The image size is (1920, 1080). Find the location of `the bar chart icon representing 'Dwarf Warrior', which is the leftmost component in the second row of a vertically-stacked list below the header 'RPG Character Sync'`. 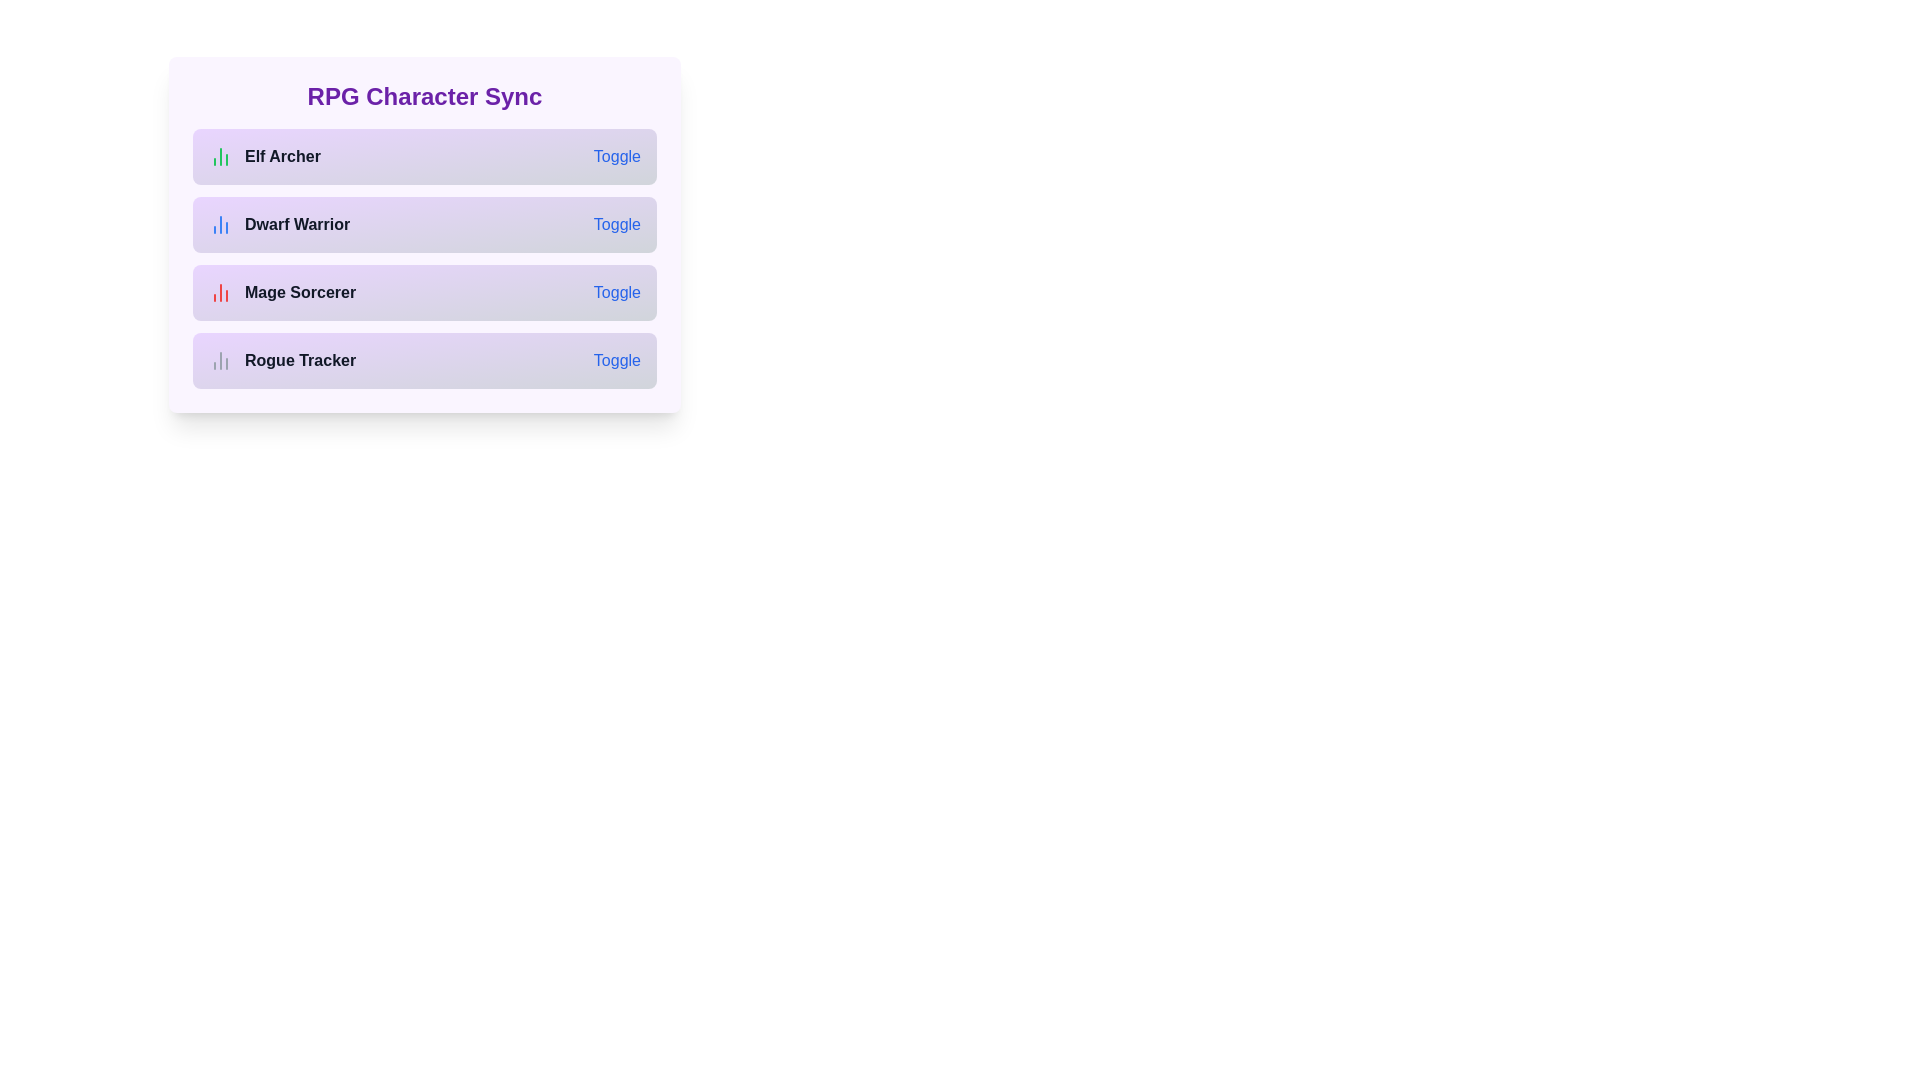

the bar chart icon representing 'Dwarf Warrior', which is the leftmost component in the second row of a vertically-stacked list below the header 'RPG Character Sync' is located at coordinates (220, 224).